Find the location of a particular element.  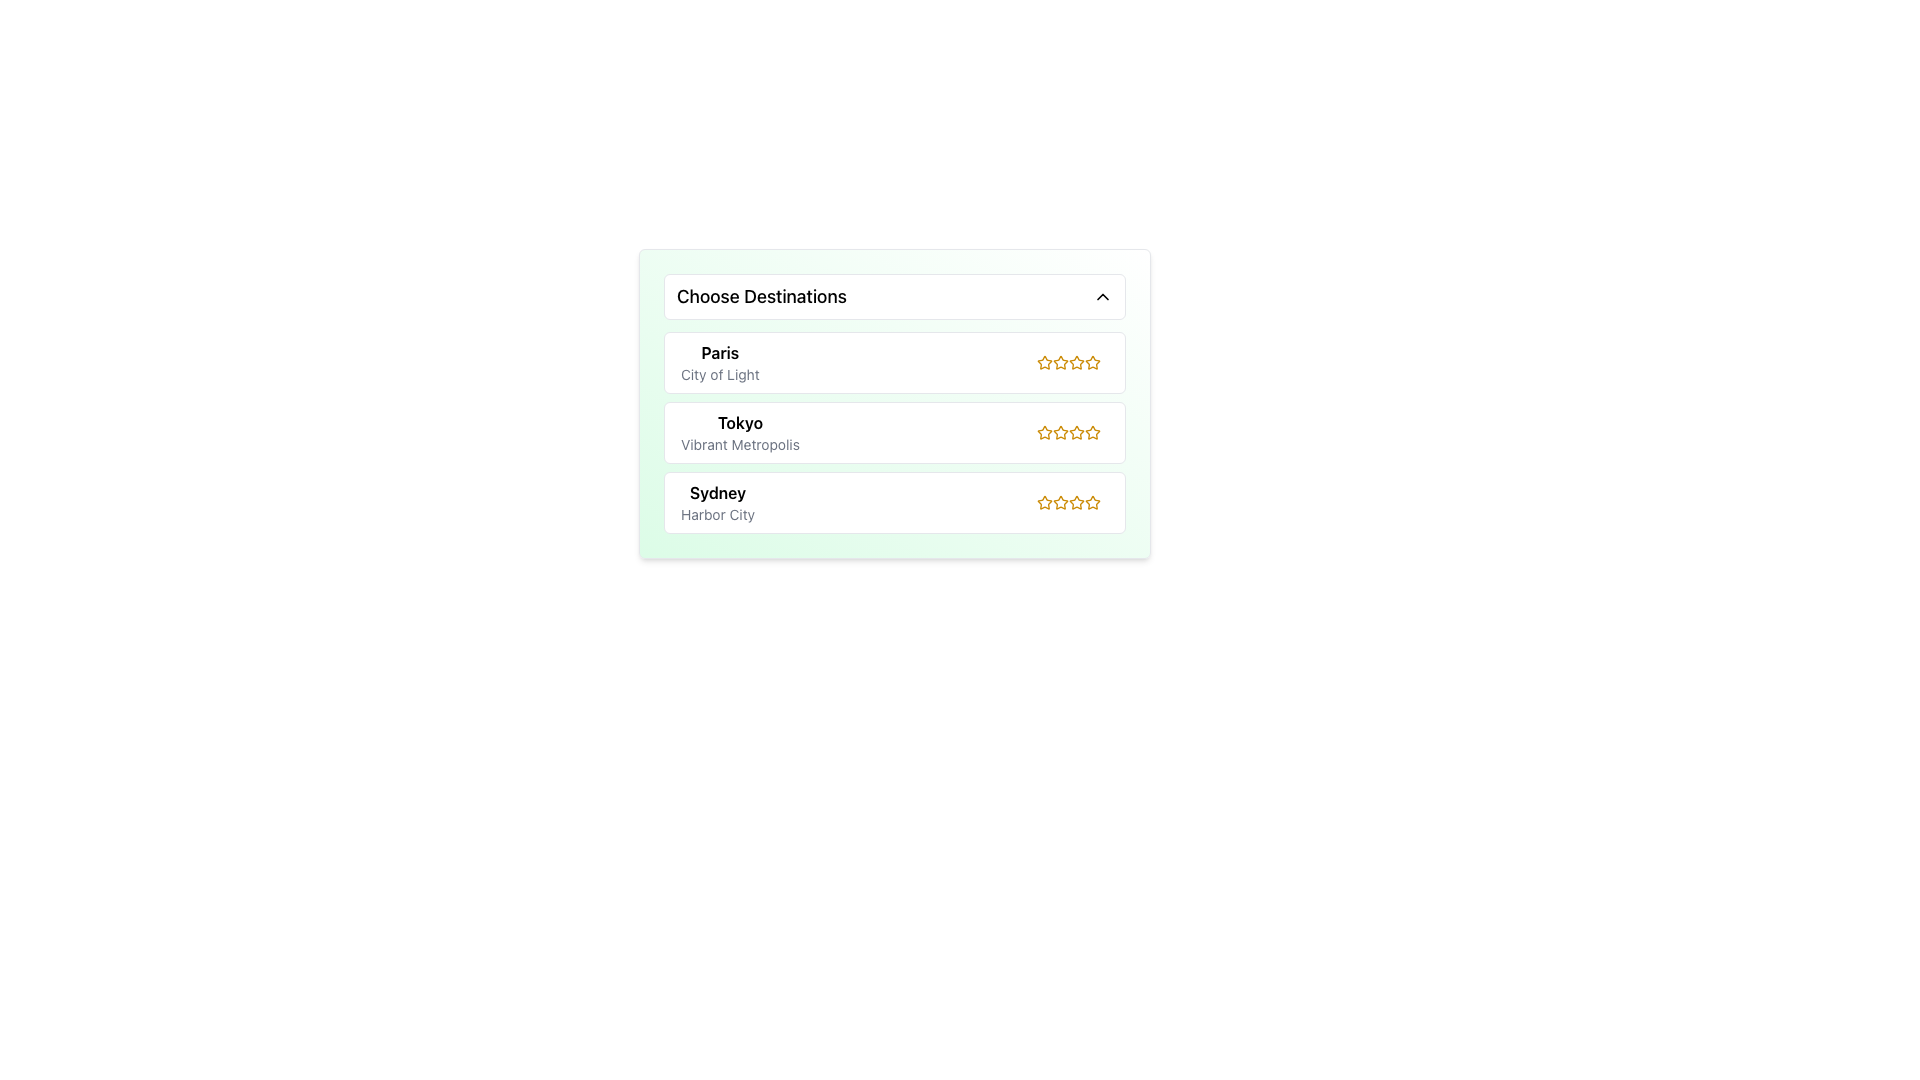

the first Rating Star next to the 'Paris' label to see options for modifying the rating is located at coordinates (1042, 362).